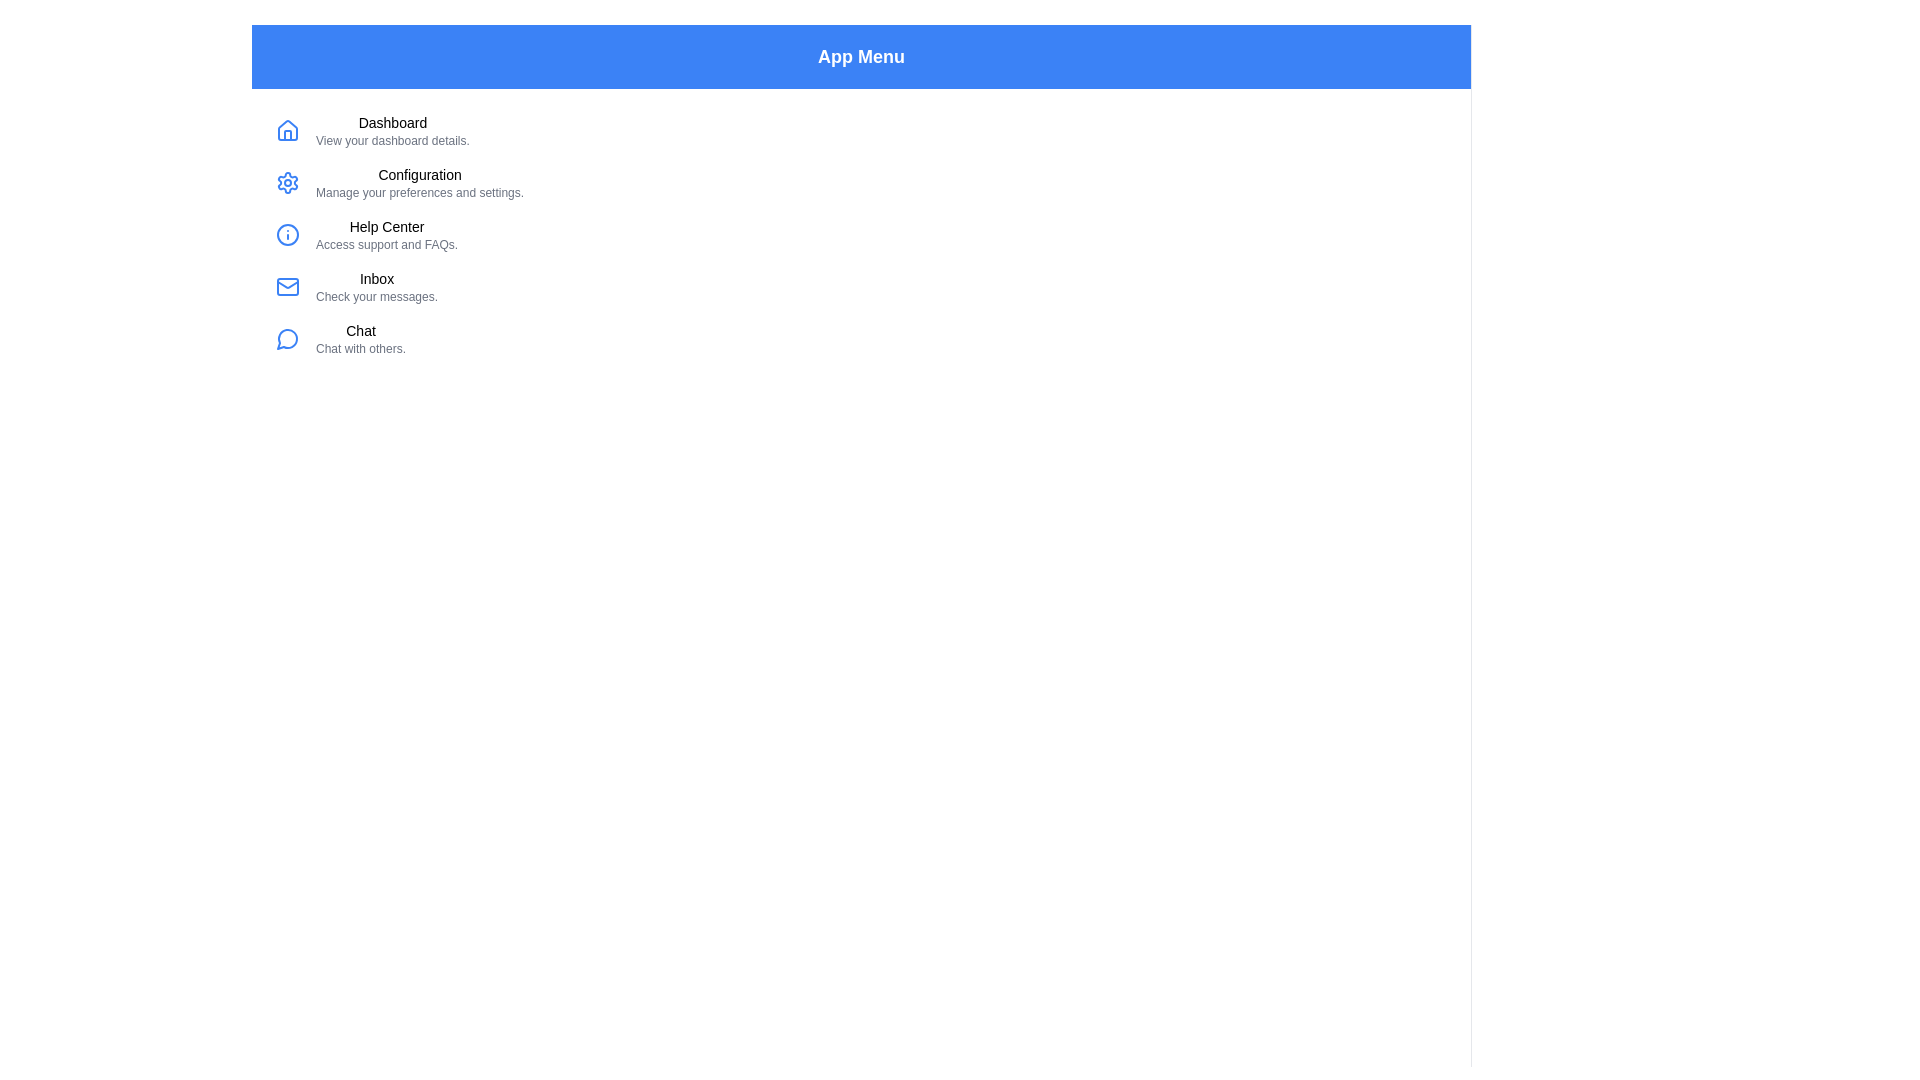  I want to click on the small light gray text element located directly beneath the 'Help Center' heading in the vertical navigation menu, so click(387, 244).